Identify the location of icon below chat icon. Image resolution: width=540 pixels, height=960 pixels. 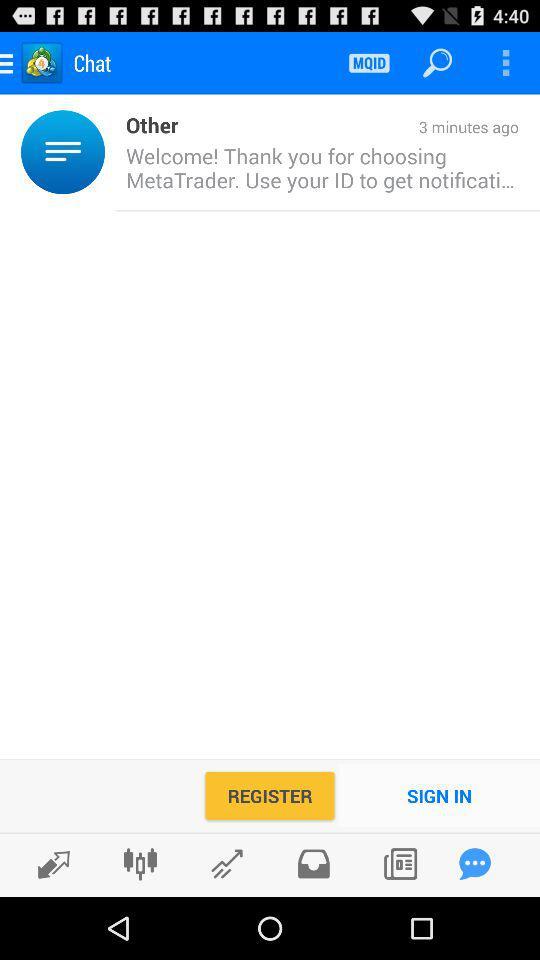
(145, 123).